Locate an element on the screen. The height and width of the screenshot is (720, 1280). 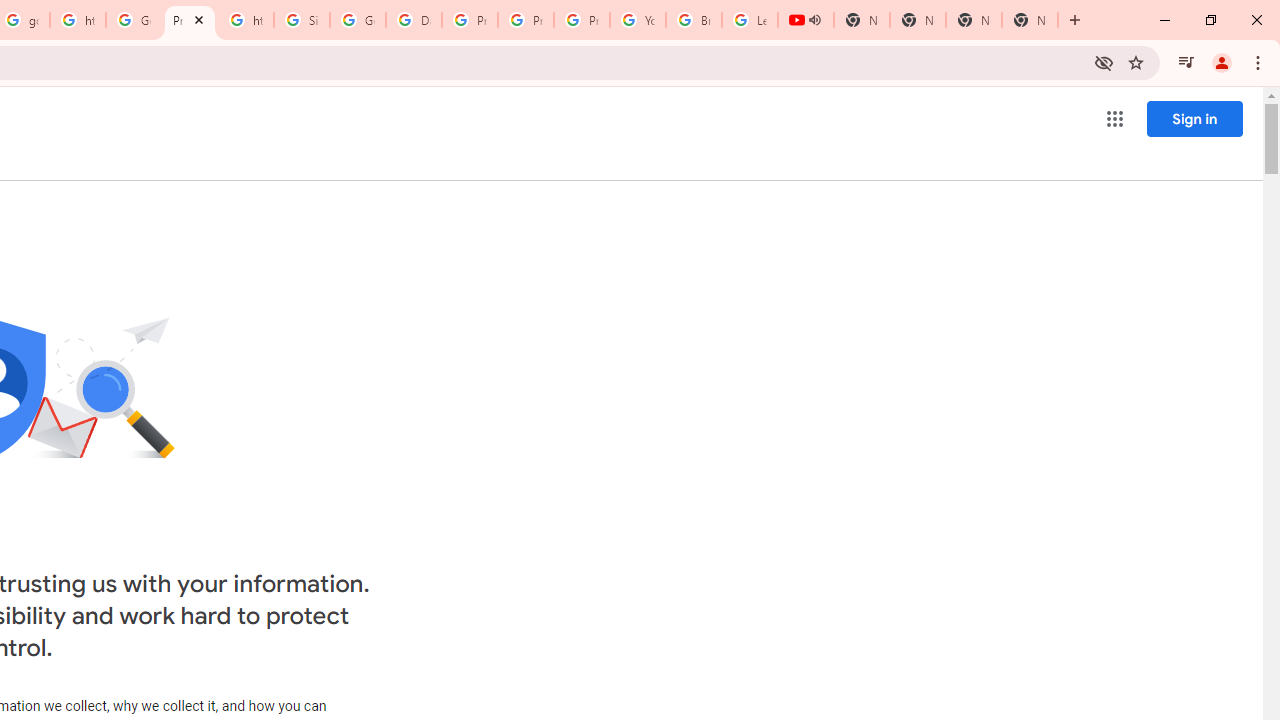
'New Tab' is located at coordinates (1030, 20).